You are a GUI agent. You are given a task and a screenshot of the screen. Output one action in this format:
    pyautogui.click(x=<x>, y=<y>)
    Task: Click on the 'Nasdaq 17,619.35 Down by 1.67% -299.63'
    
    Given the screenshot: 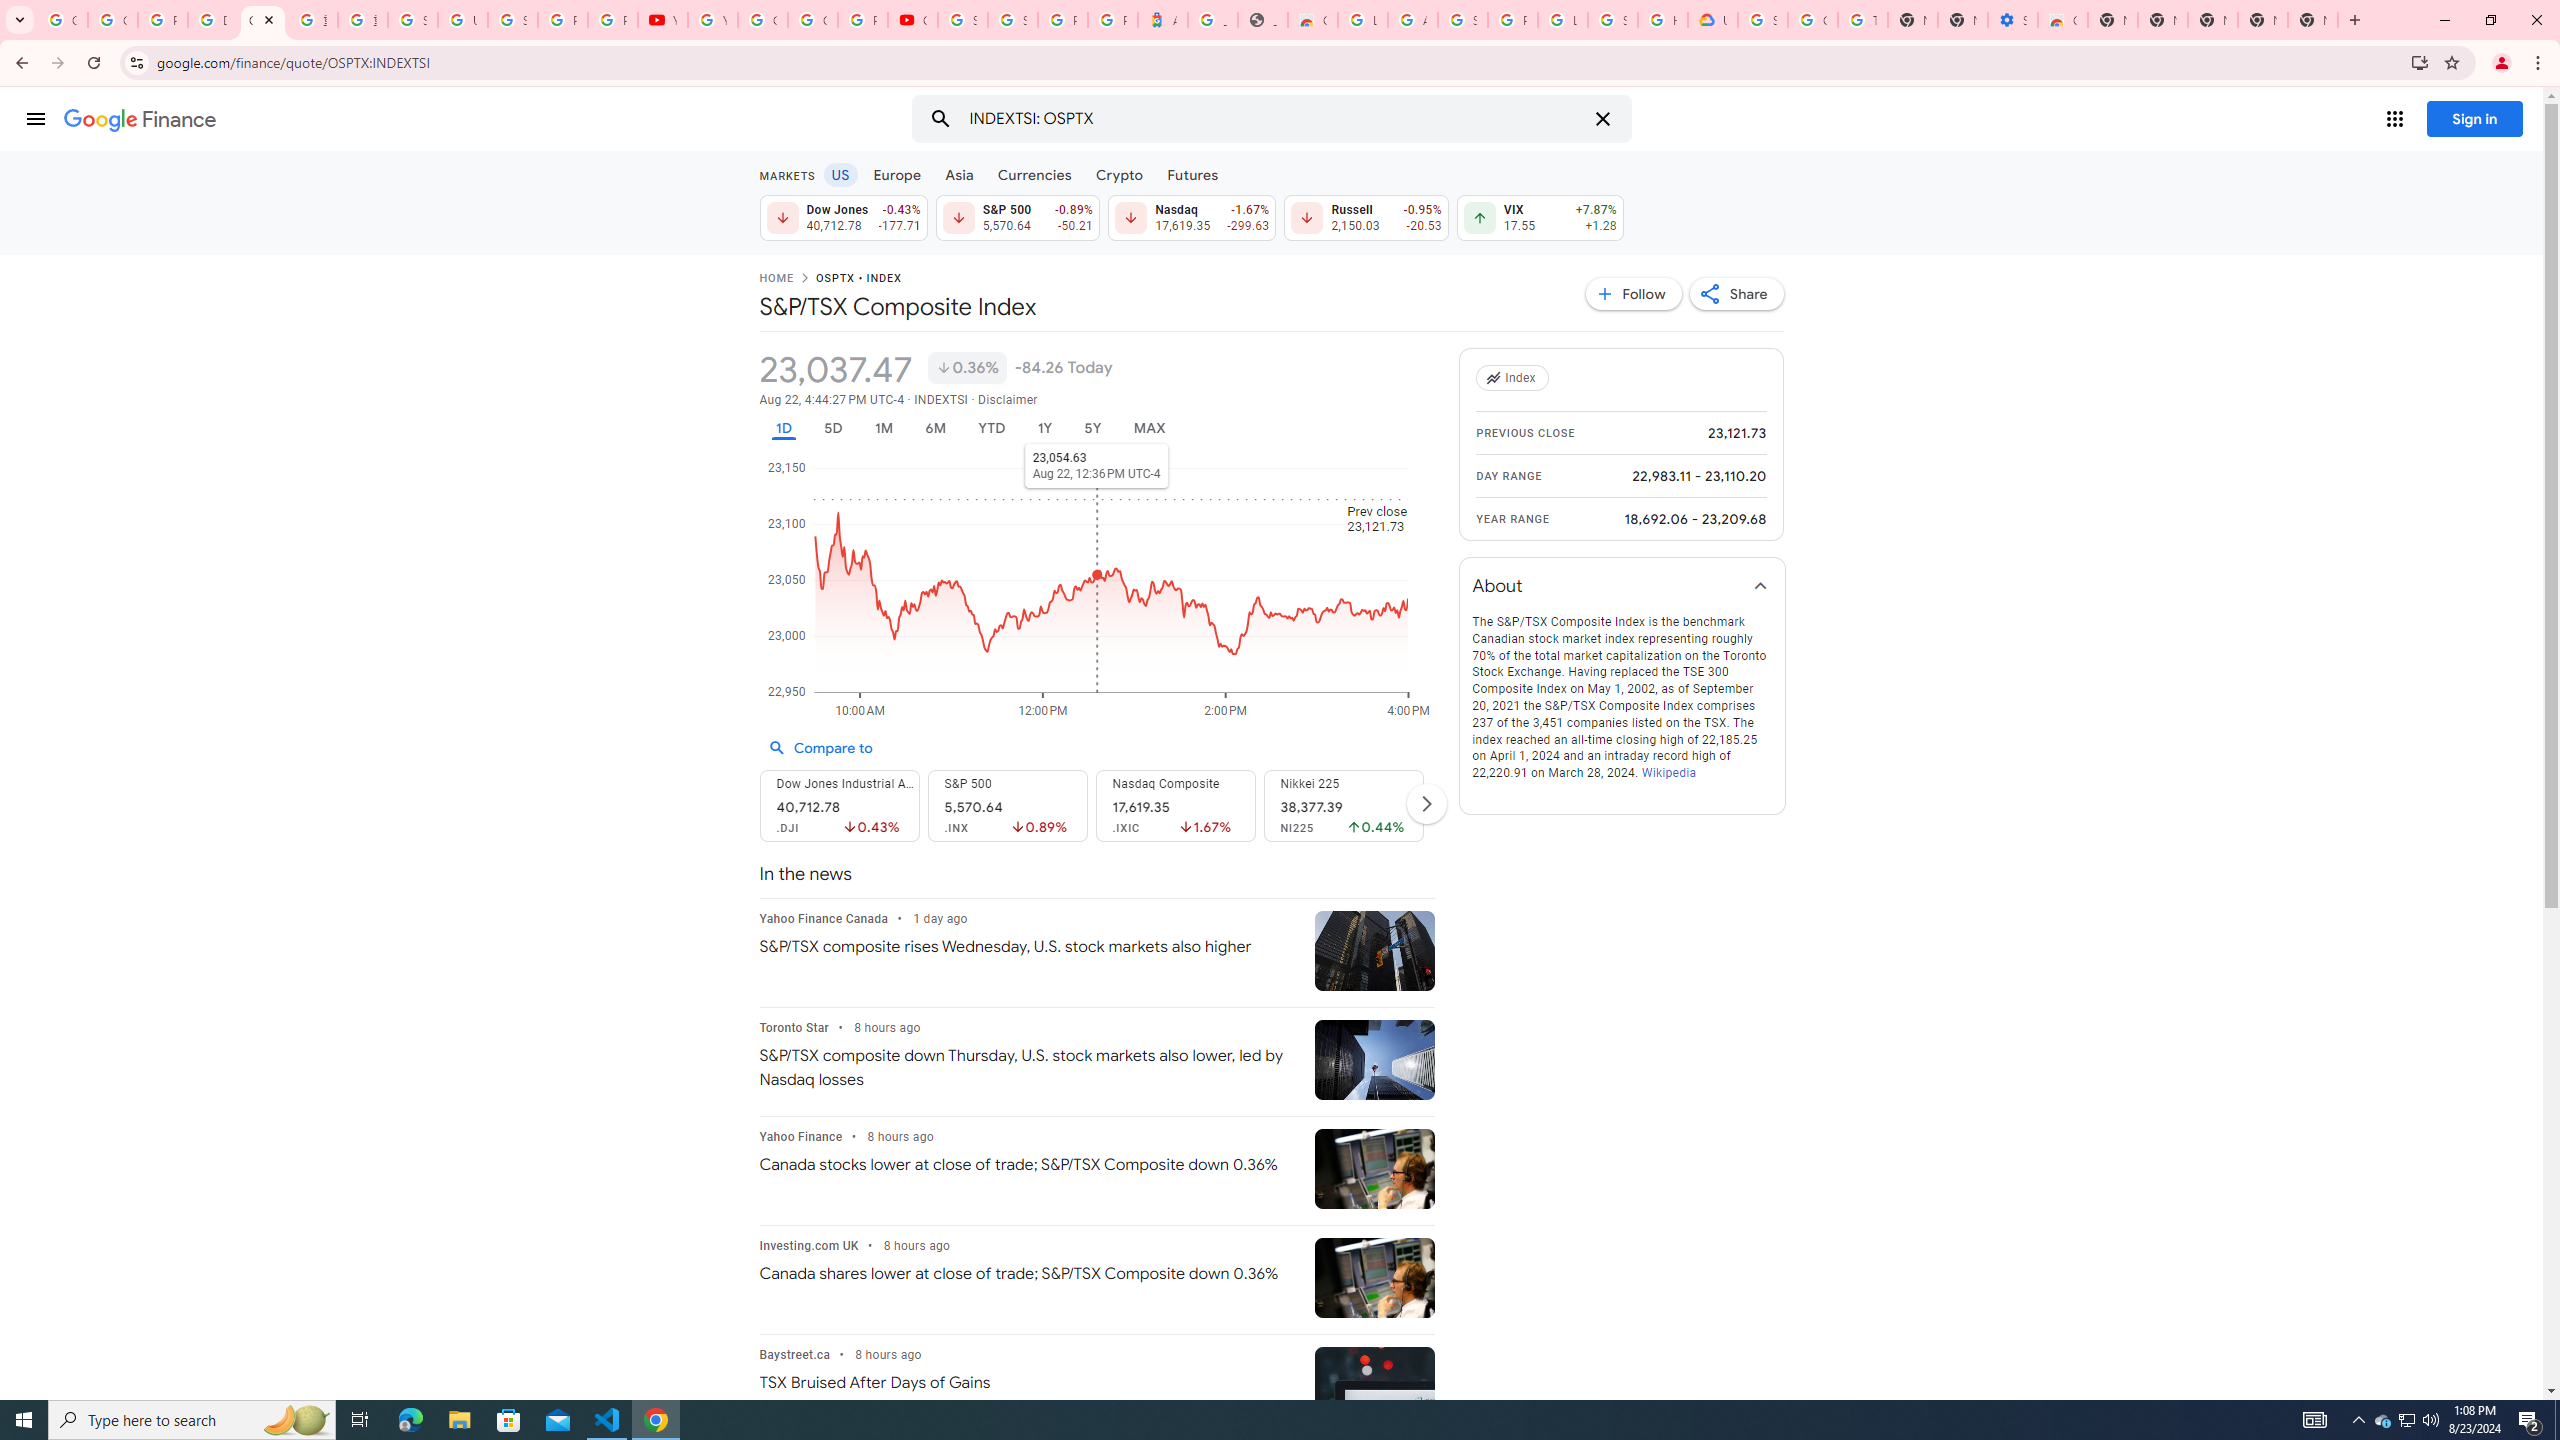 What is the action you would take?
    pyautogui.click(x=1191, y=217)
    